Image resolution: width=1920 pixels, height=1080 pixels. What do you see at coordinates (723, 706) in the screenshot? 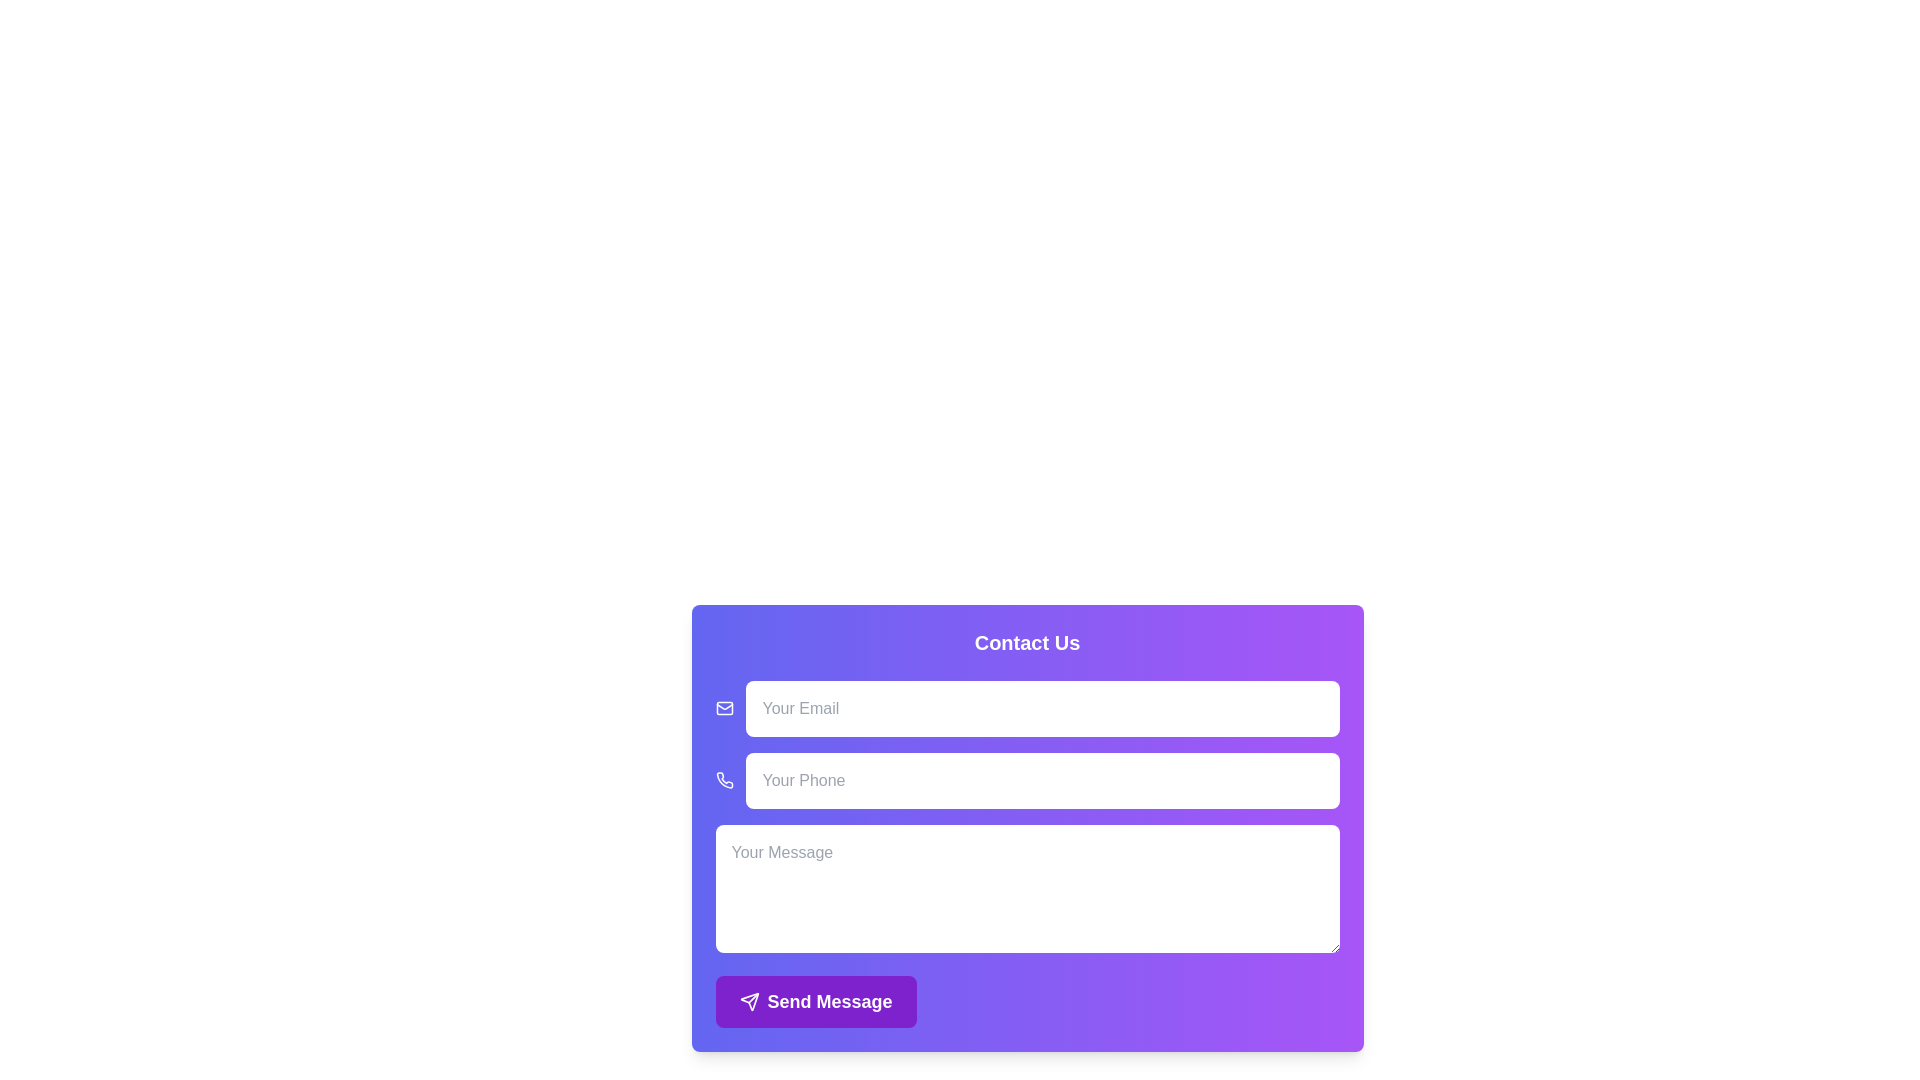
I see `the decorative SVG icon enhancing the 'Your Email' input field, located near the top-left corner of the input area` at bounding box center [723, 706].